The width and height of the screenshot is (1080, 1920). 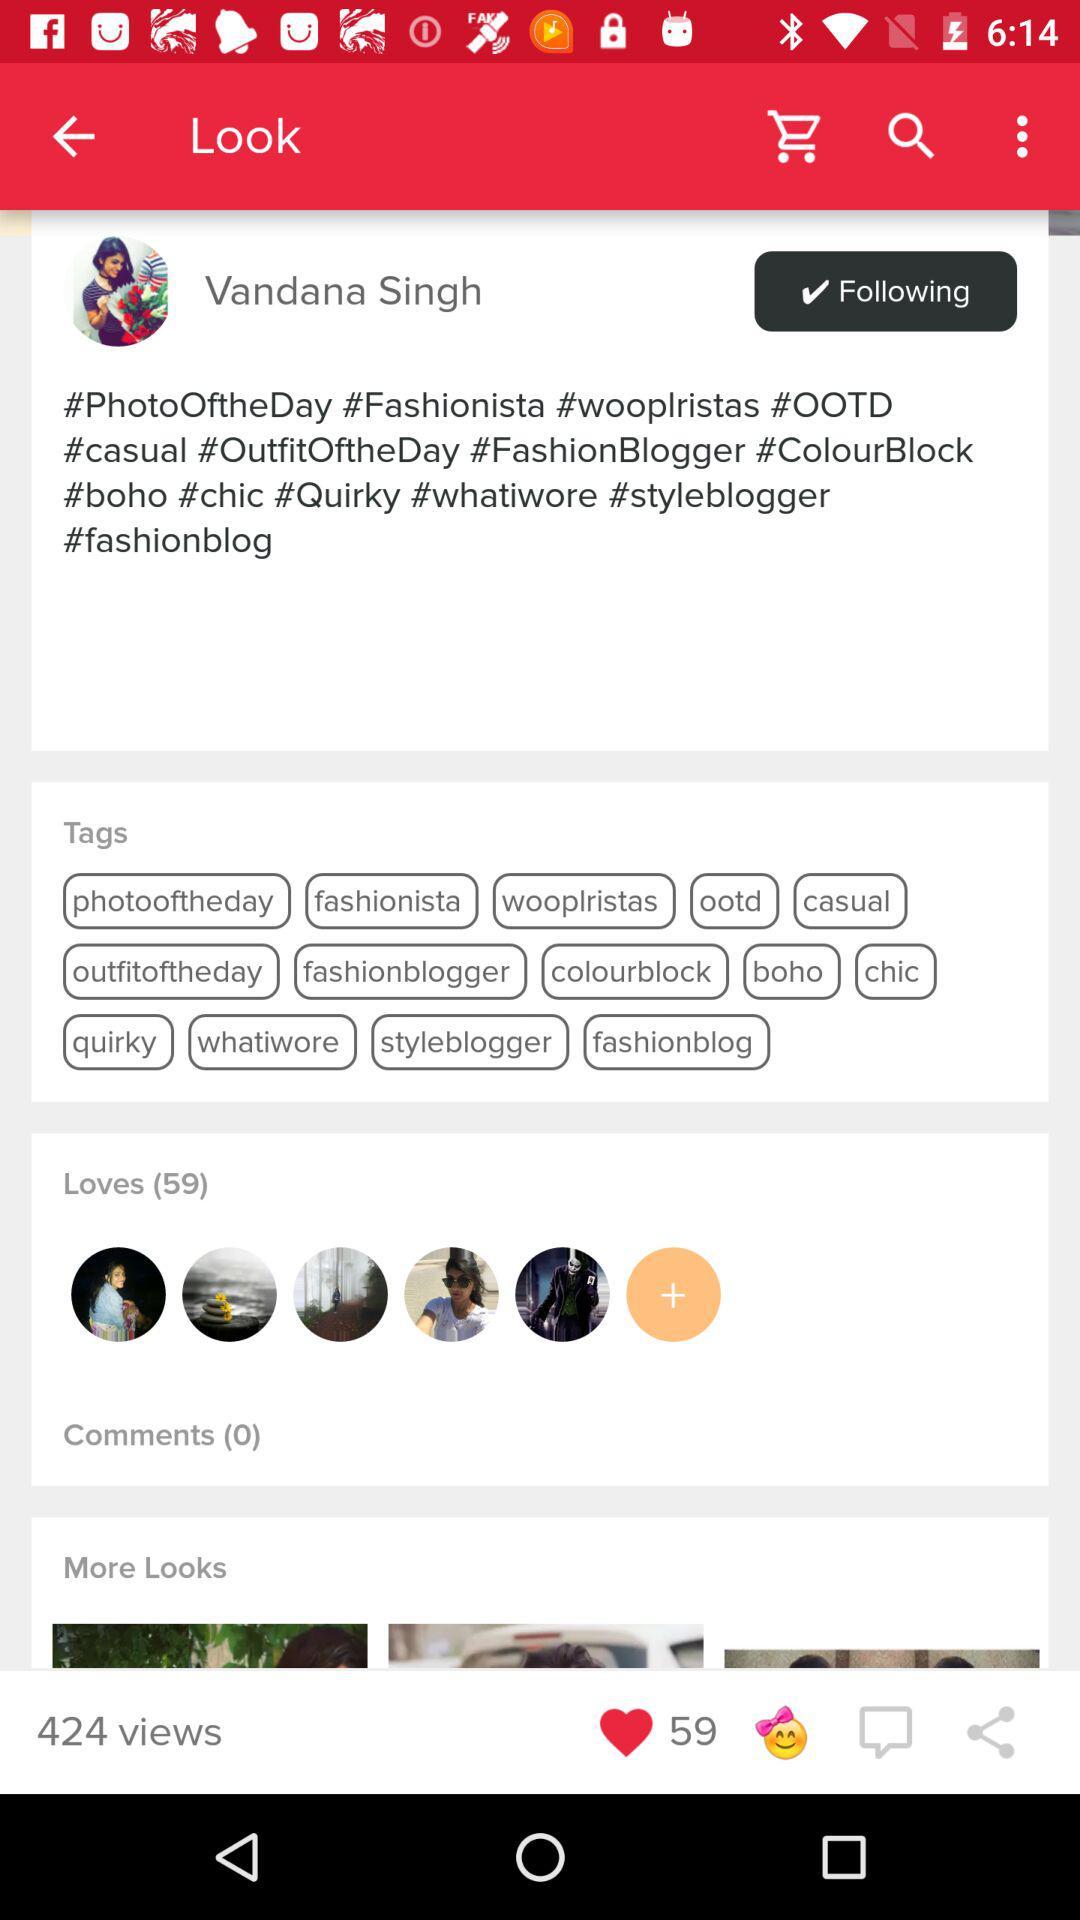 What do you see at coordinates (228, 1294) in the screenshot?
I see `icon above comments (0) item` at bounding box center [228, 1294].